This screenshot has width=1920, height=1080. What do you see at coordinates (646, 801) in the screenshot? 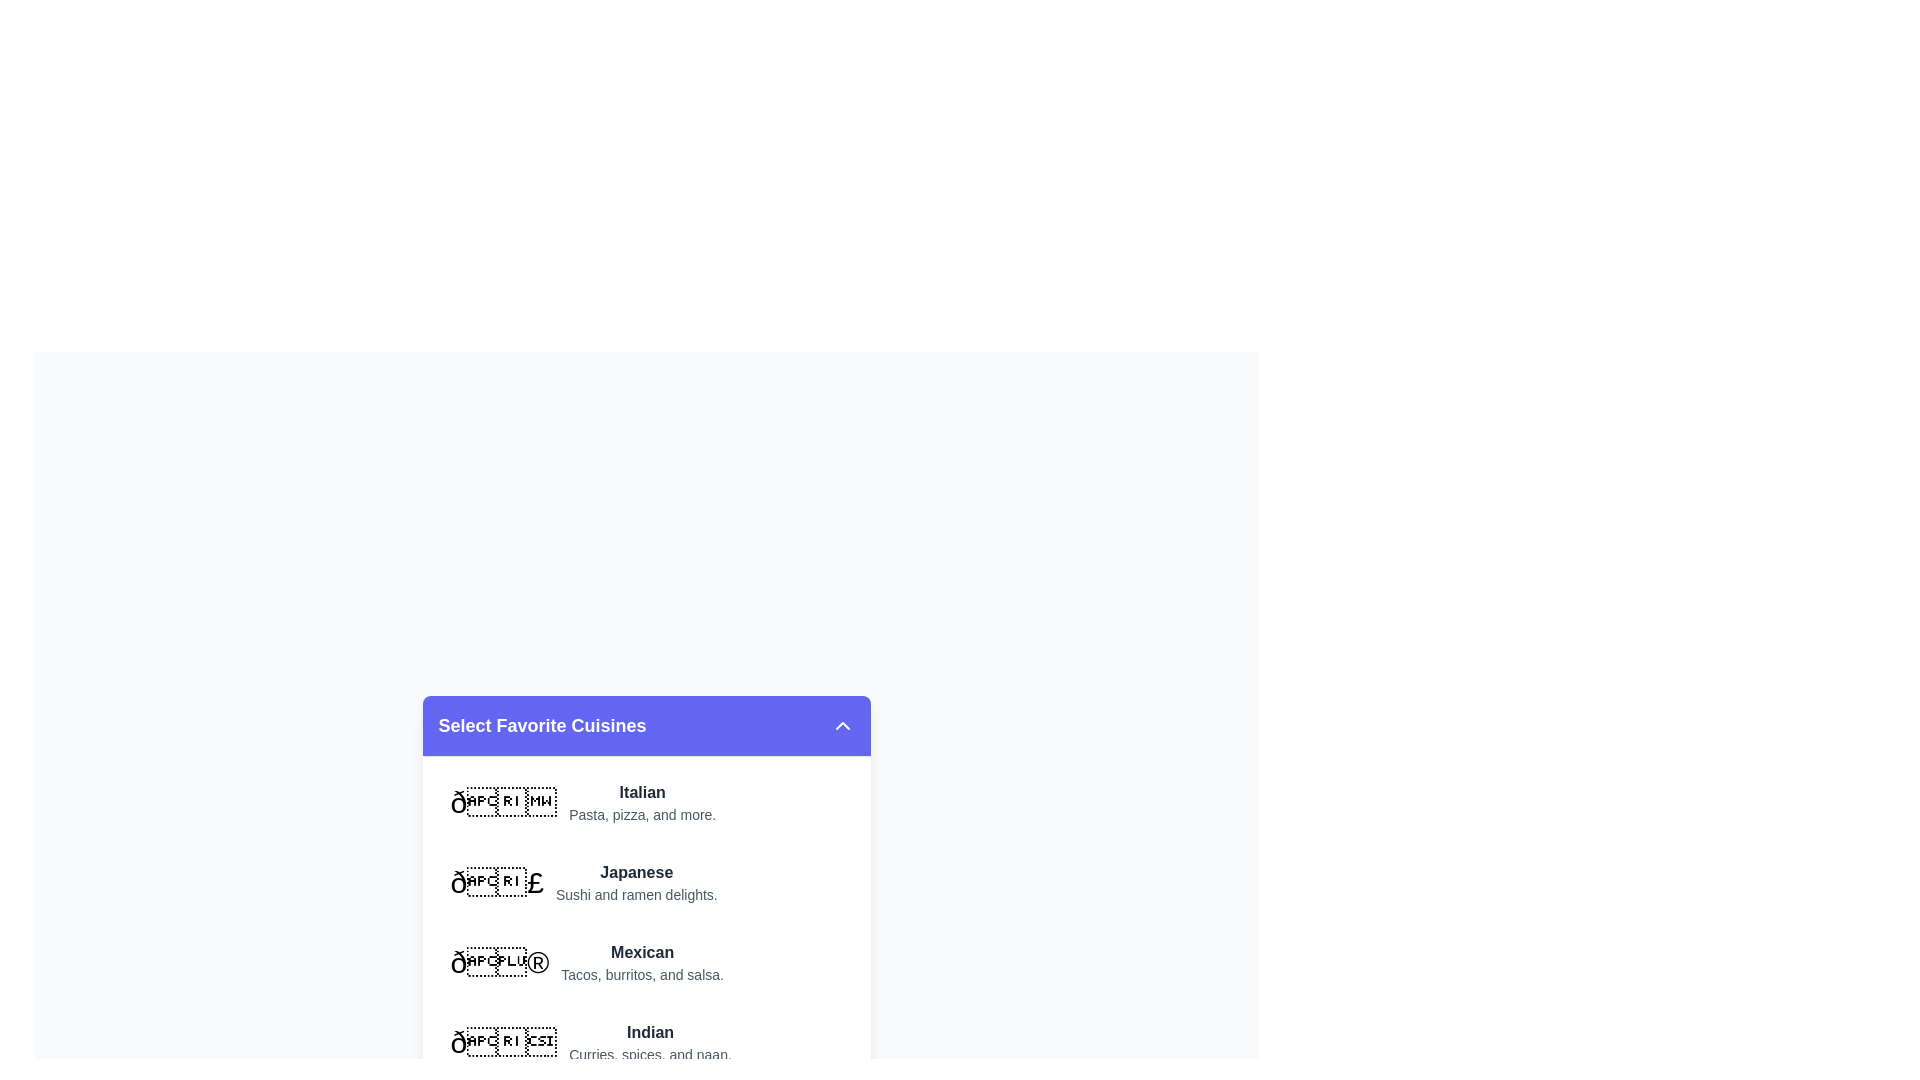
I see `the first list item featuring a pizza emoji and bold text 'Italian'` at bounding box center [646, 801].